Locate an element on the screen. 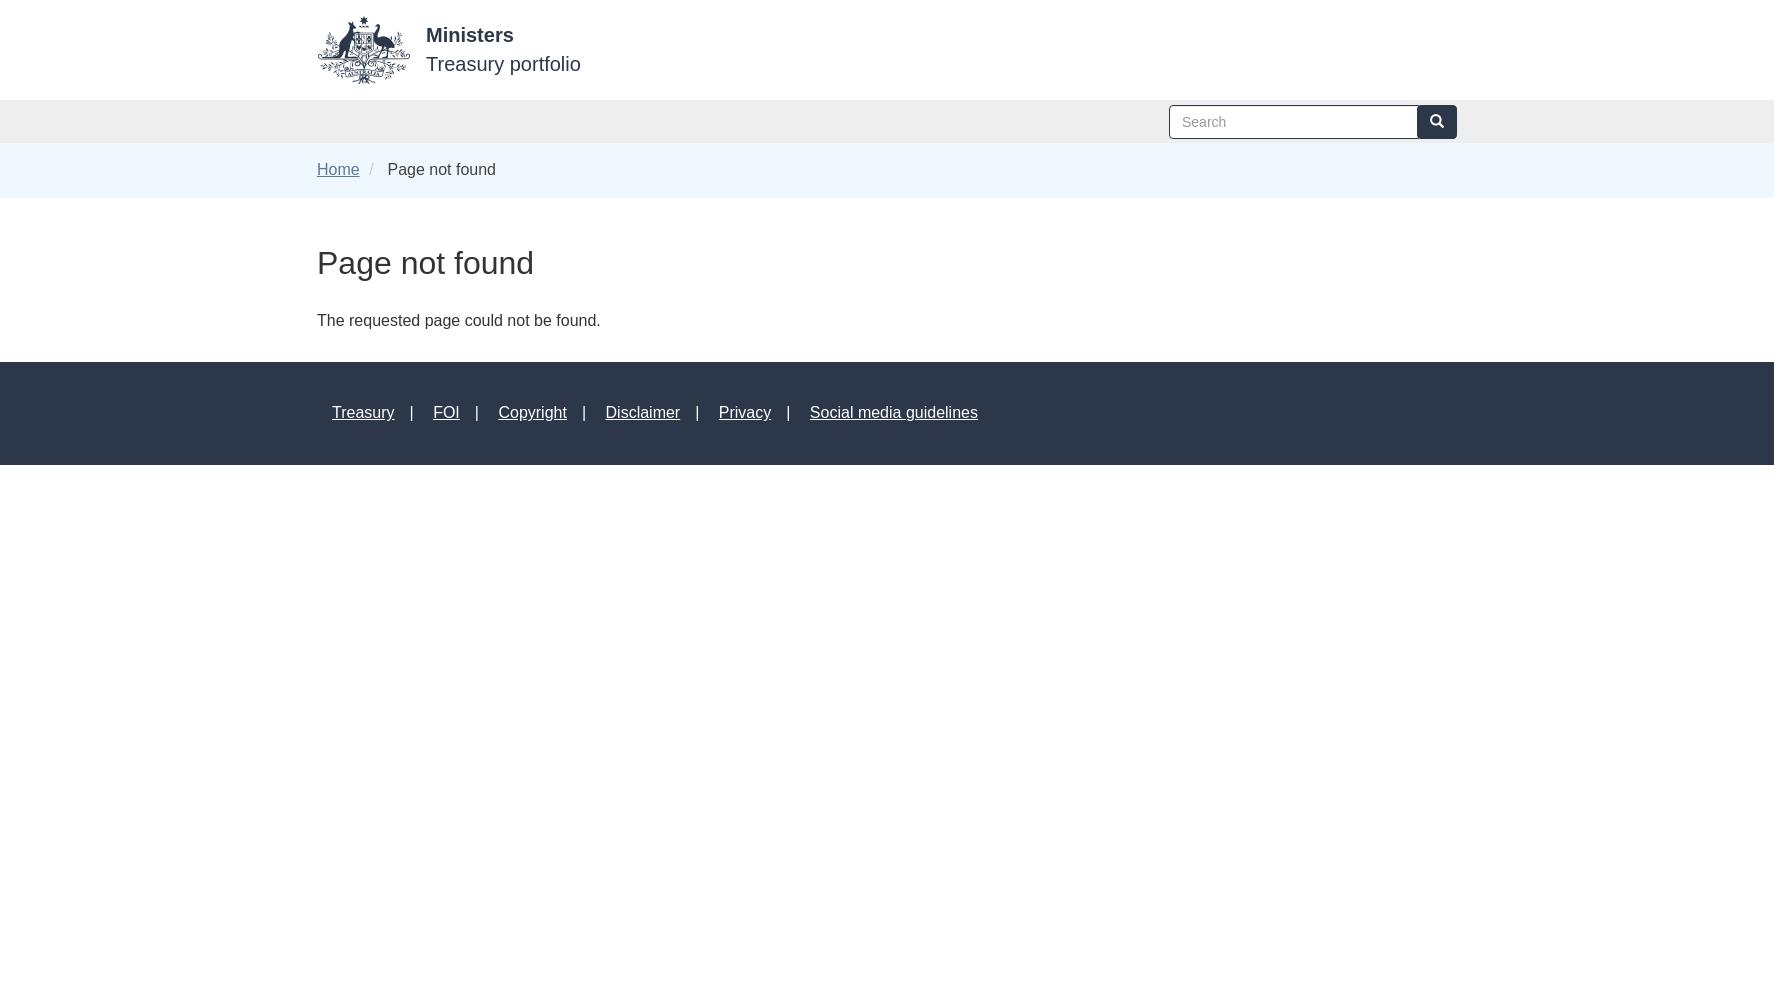  'Privacy' is located at coordinates (716, 412).